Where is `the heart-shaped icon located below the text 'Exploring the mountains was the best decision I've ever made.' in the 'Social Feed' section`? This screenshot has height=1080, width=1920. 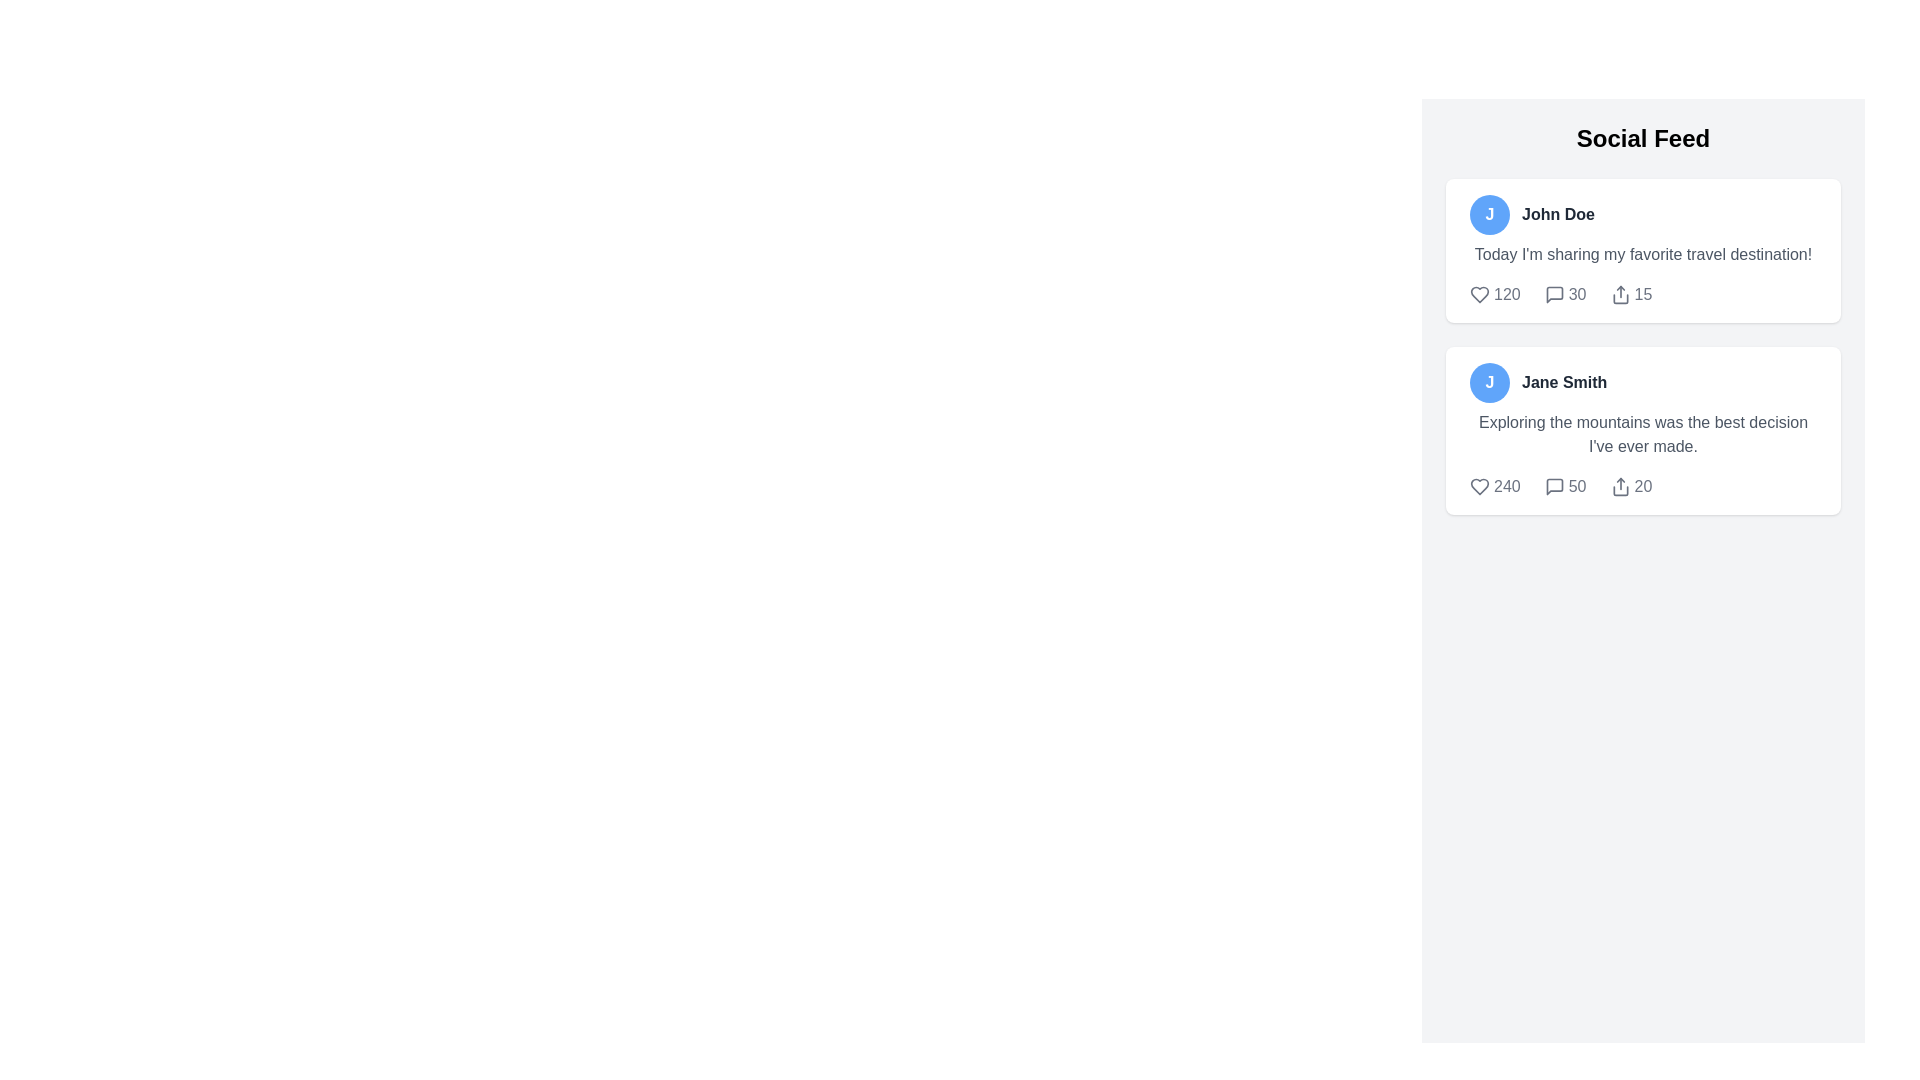
the heart-shaped icon located below the text 'Exploring the mountains was the best decision I've ever made.' in the 'Social Feed' section is located at coordinates (1479, 486).